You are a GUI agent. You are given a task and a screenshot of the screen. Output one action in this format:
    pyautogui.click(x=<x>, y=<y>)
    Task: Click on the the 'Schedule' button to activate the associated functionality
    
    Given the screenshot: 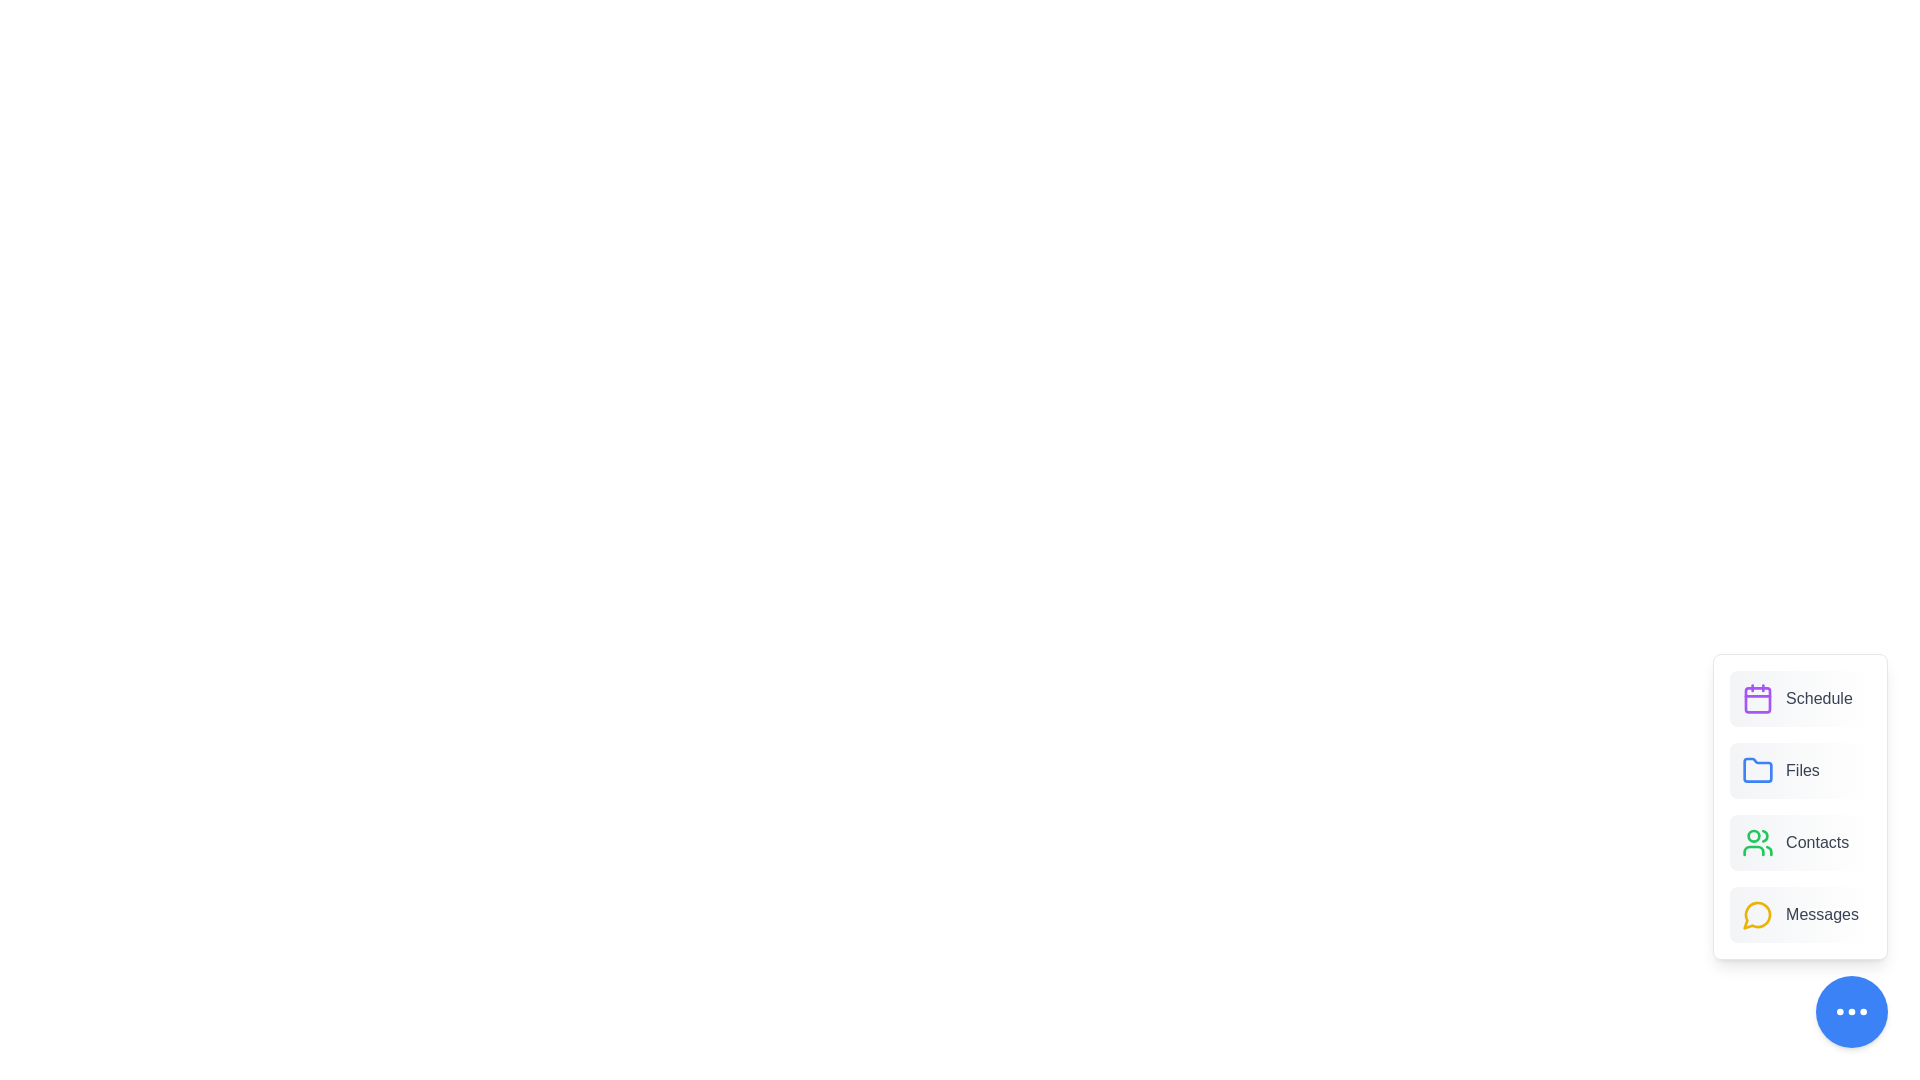 What is the action you would take?
    pyautogui.click(x=1800, y=697)
    